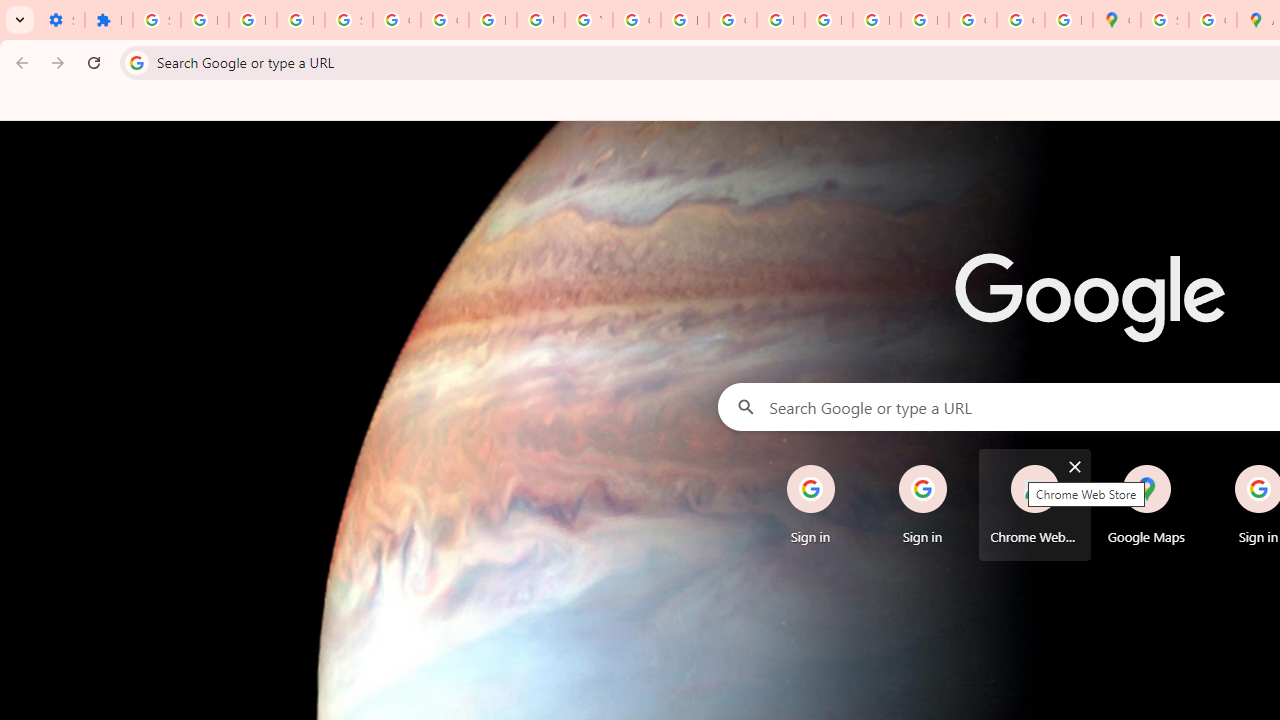 Image resolution: width=1280 pixels, height=720 pixels. Describe the element at coordinates (60, 20) in the screenshot. I see `'Settings - On startup'` at that location.